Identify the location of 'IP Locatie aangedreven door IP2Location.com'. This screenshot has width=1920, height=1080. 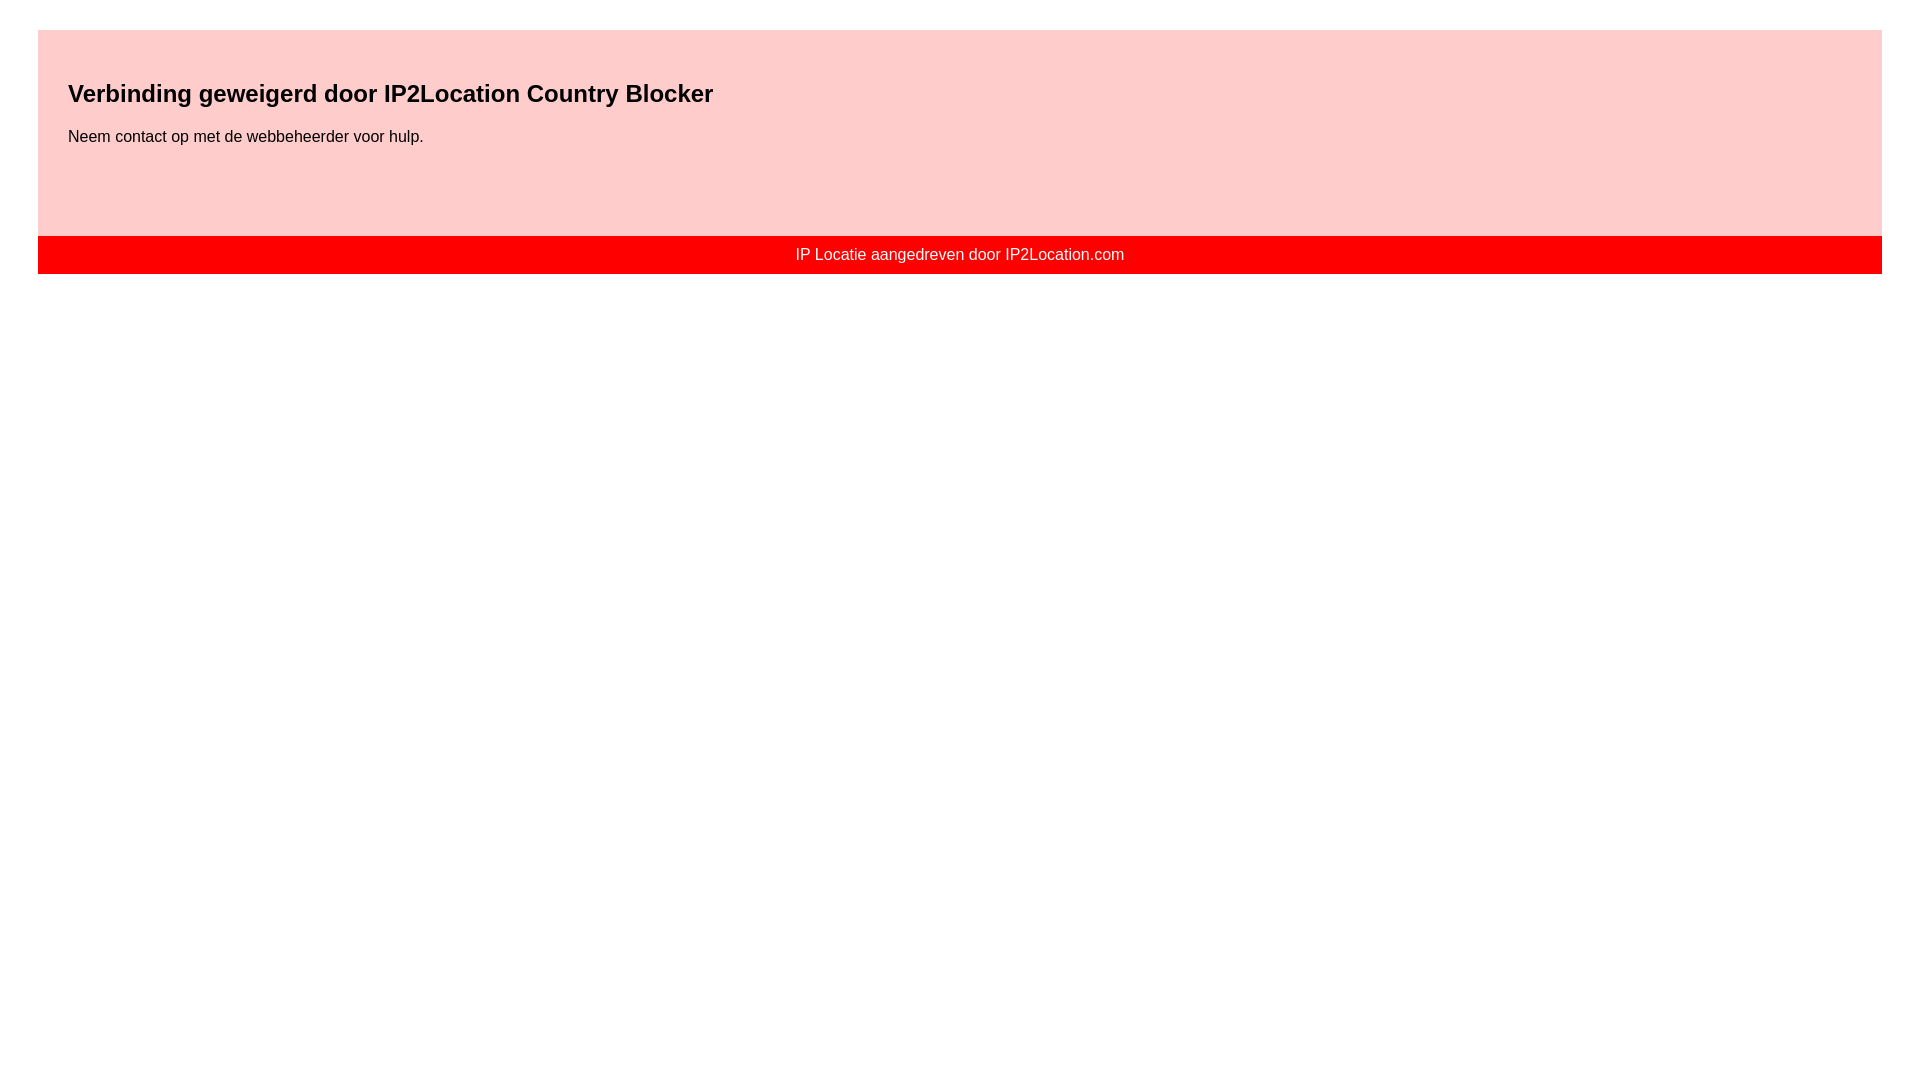
(960, 253).